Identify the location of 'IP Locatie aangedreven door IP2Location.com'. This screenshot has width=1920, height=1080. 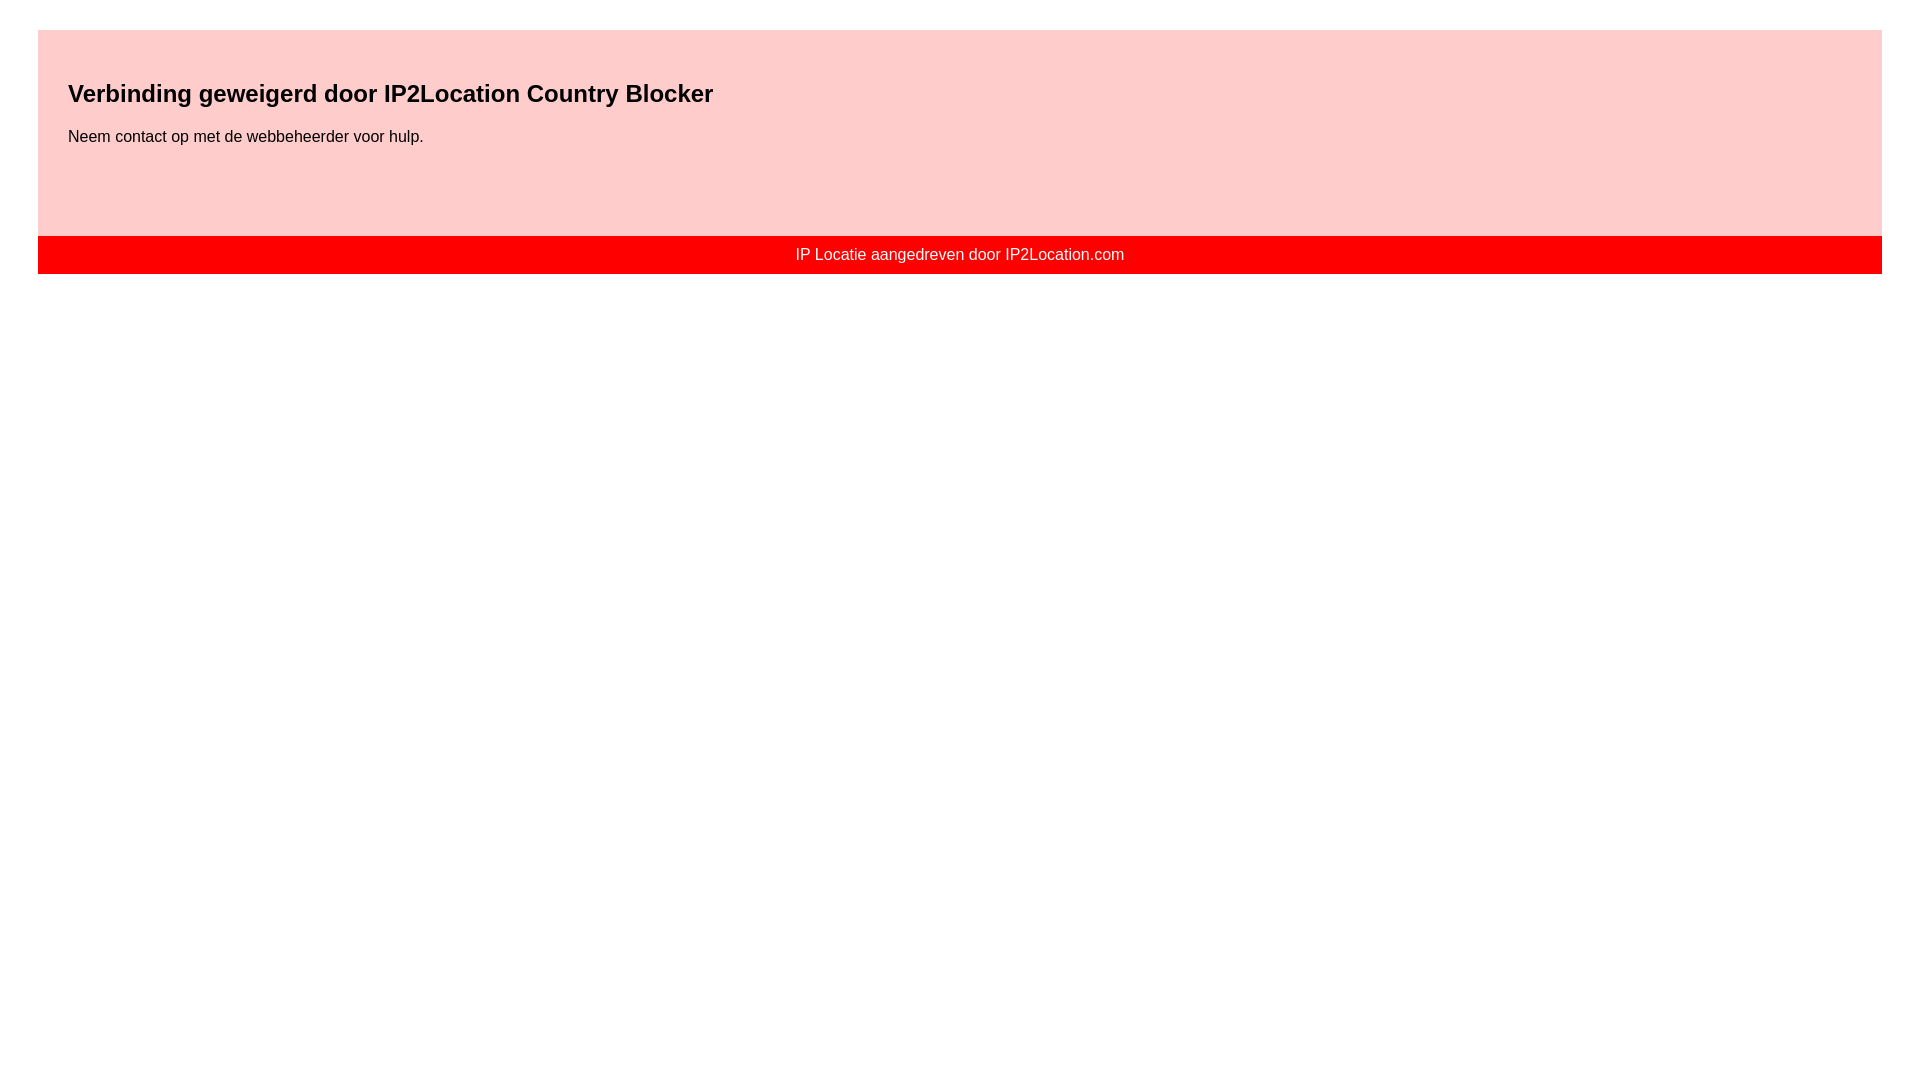
(960, 253).